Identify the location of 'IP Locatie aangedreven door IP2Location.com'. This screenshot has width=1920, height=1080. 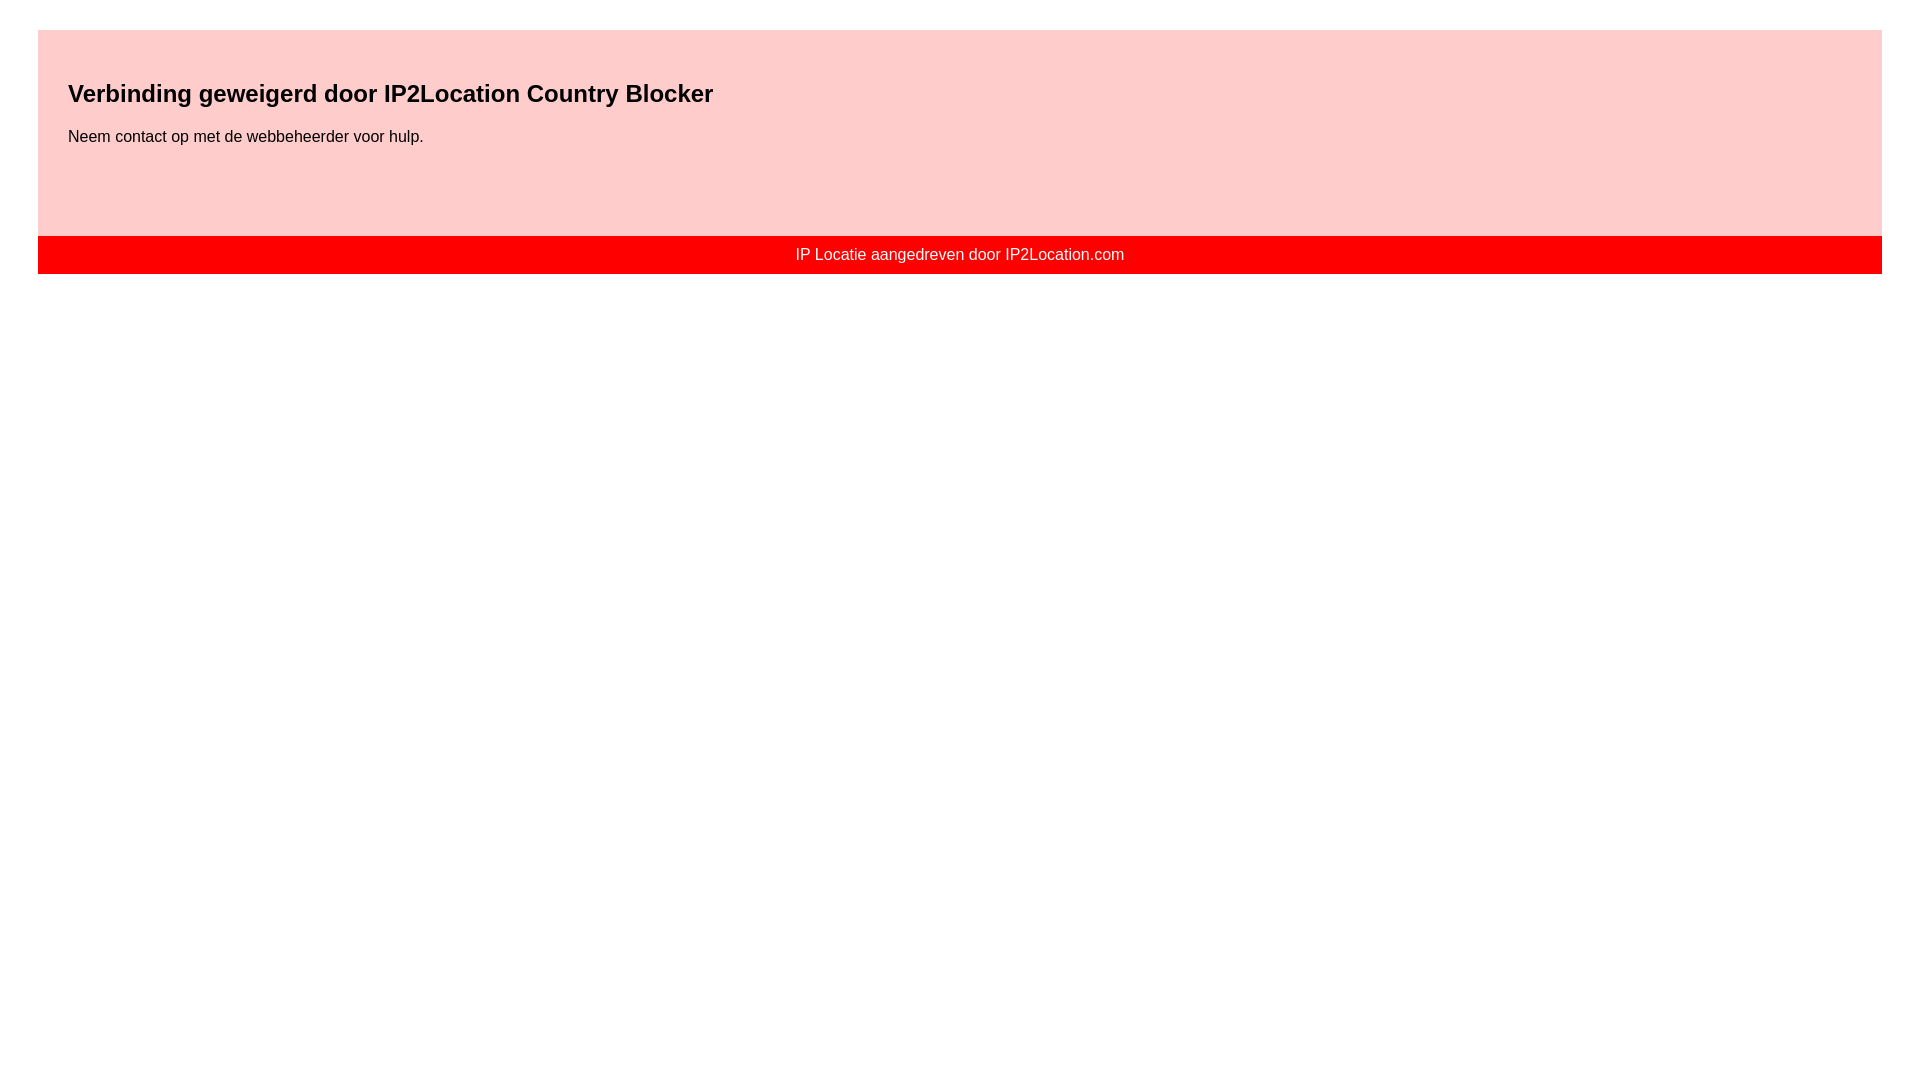
(960, 253).